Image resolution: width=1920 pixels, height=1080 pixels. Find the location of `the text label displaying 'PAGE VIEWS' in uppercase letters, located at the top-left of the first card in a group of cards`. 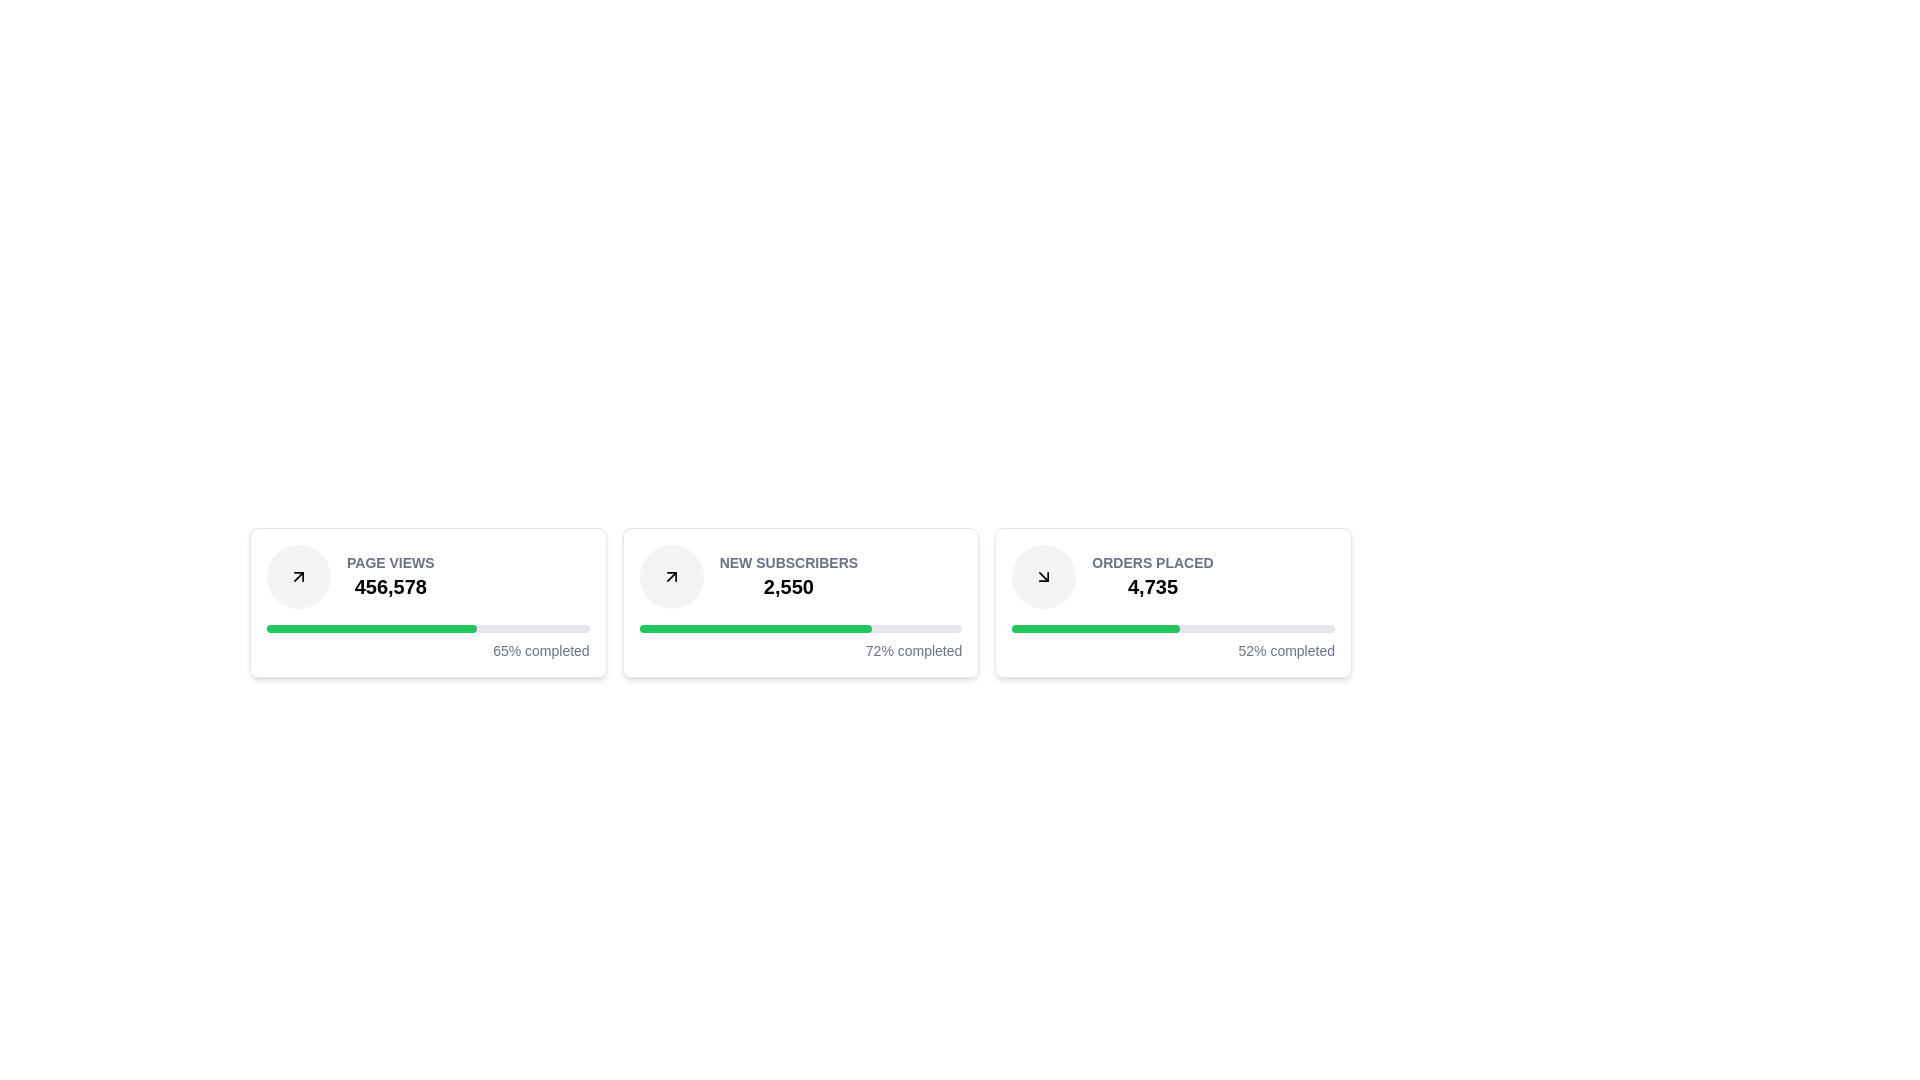

the text label displaying 'PAGE VIEWS' in uppercase letters, located at the top-left of the first card in a group of cards is located at coordinates (390, 563).